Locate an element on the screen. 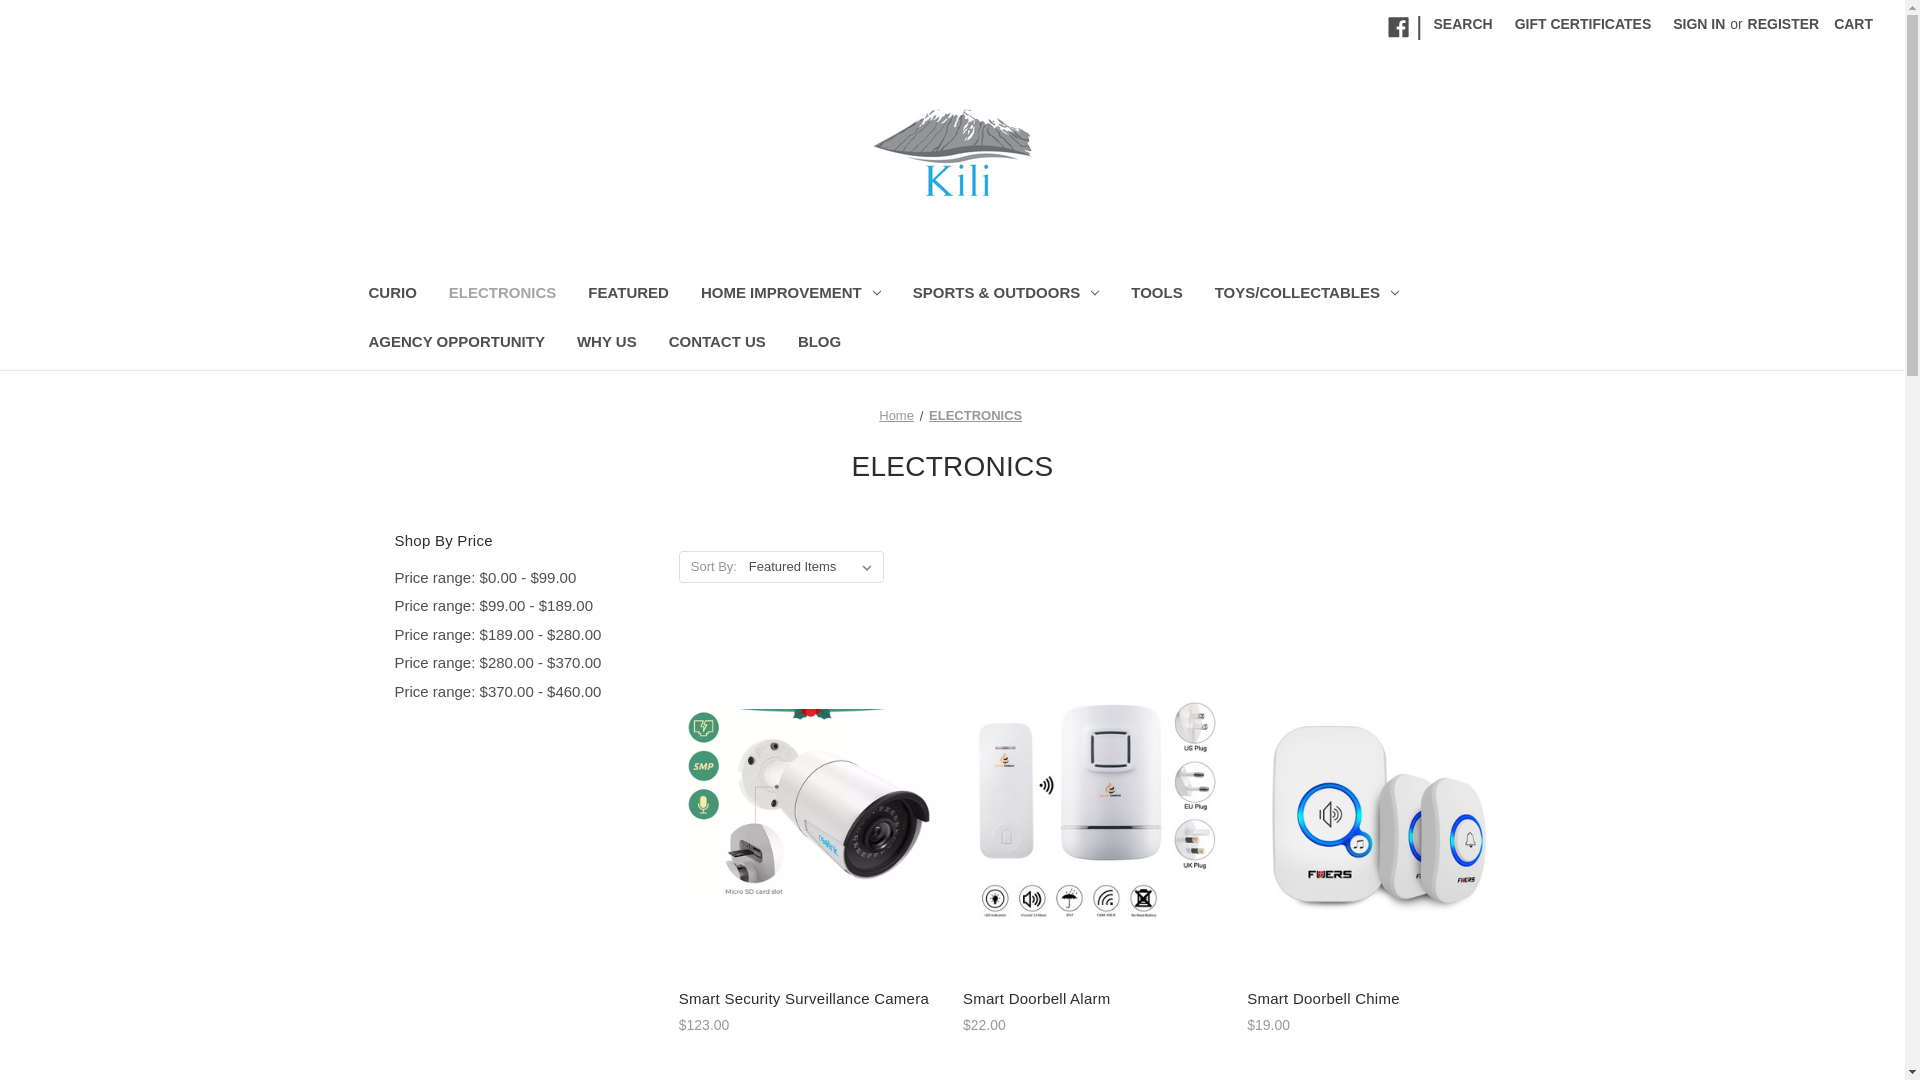 The height and width of the screenshot is (1080, 1920). 'WHY US' is located at coordinates (605, 343).